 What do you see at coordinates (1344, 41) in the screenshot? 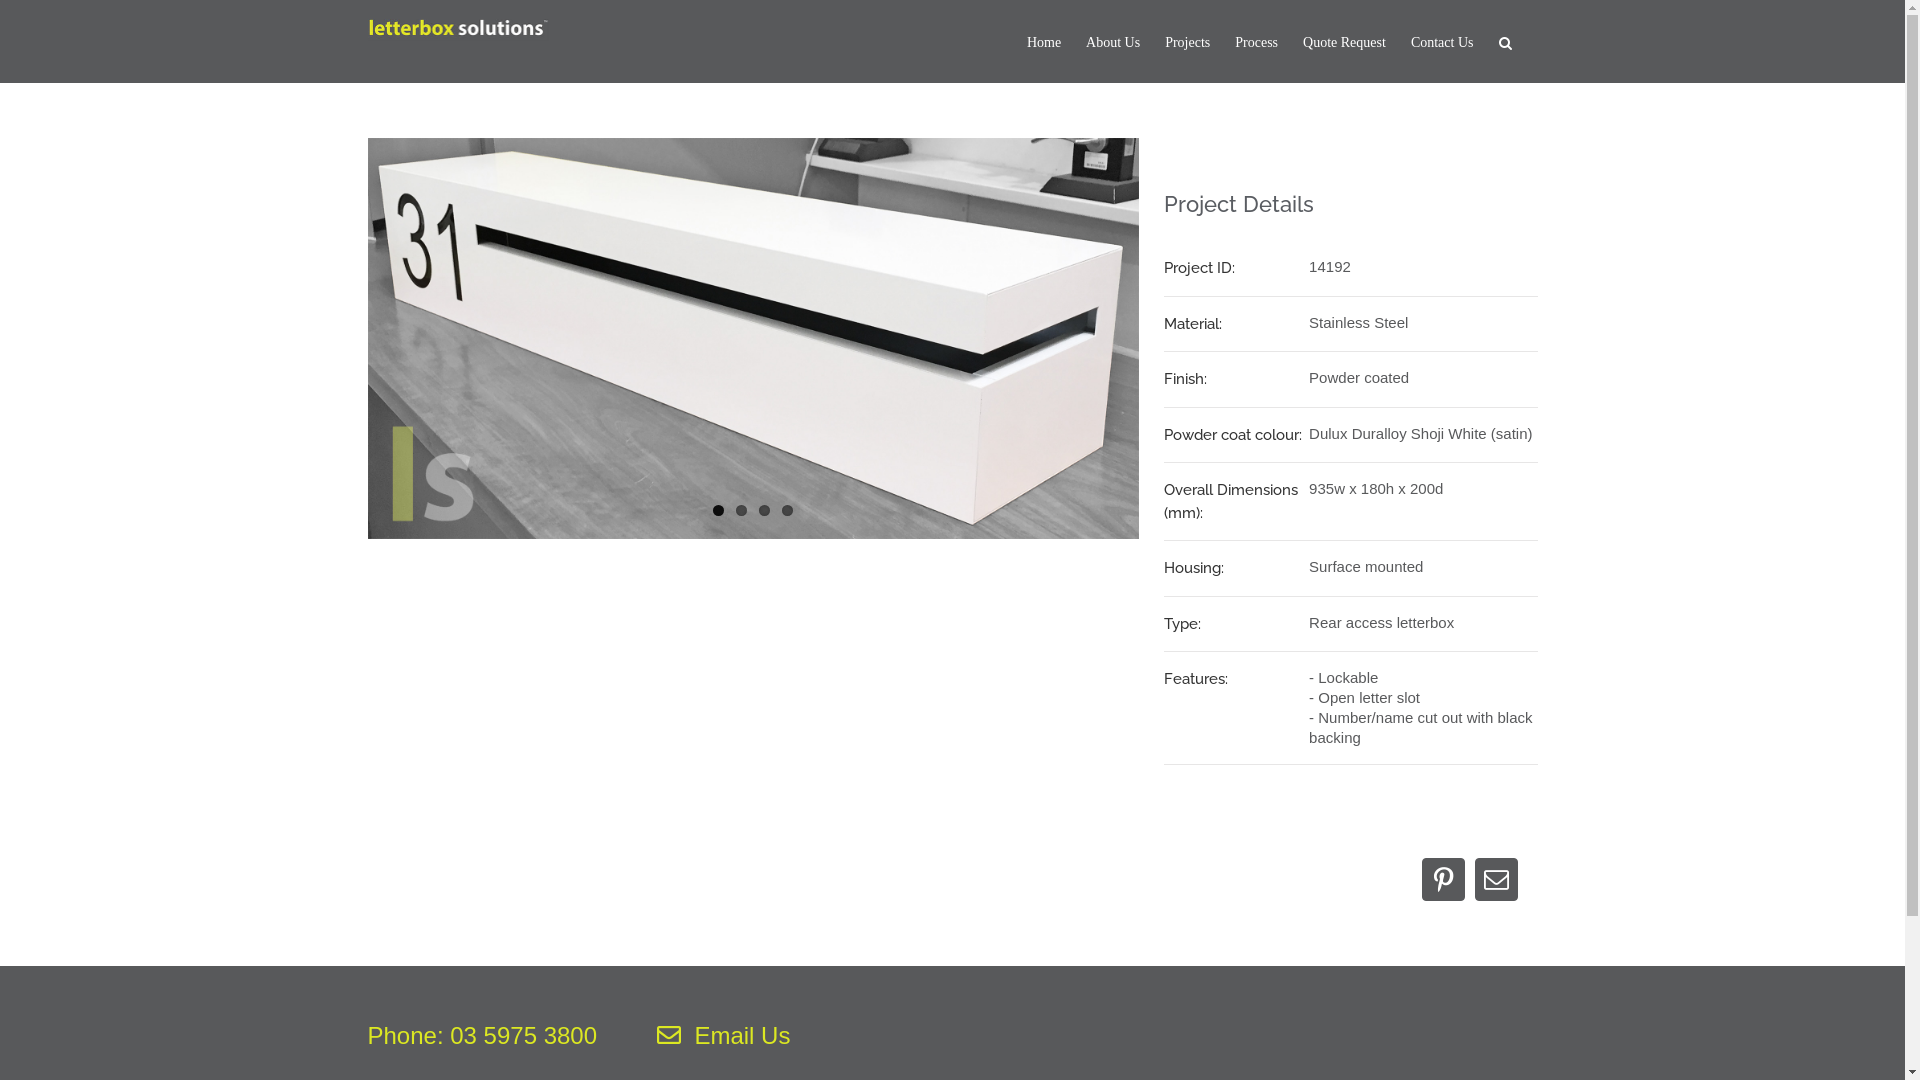
I see `'Quote Request'` at bounding box center [1344, 41].